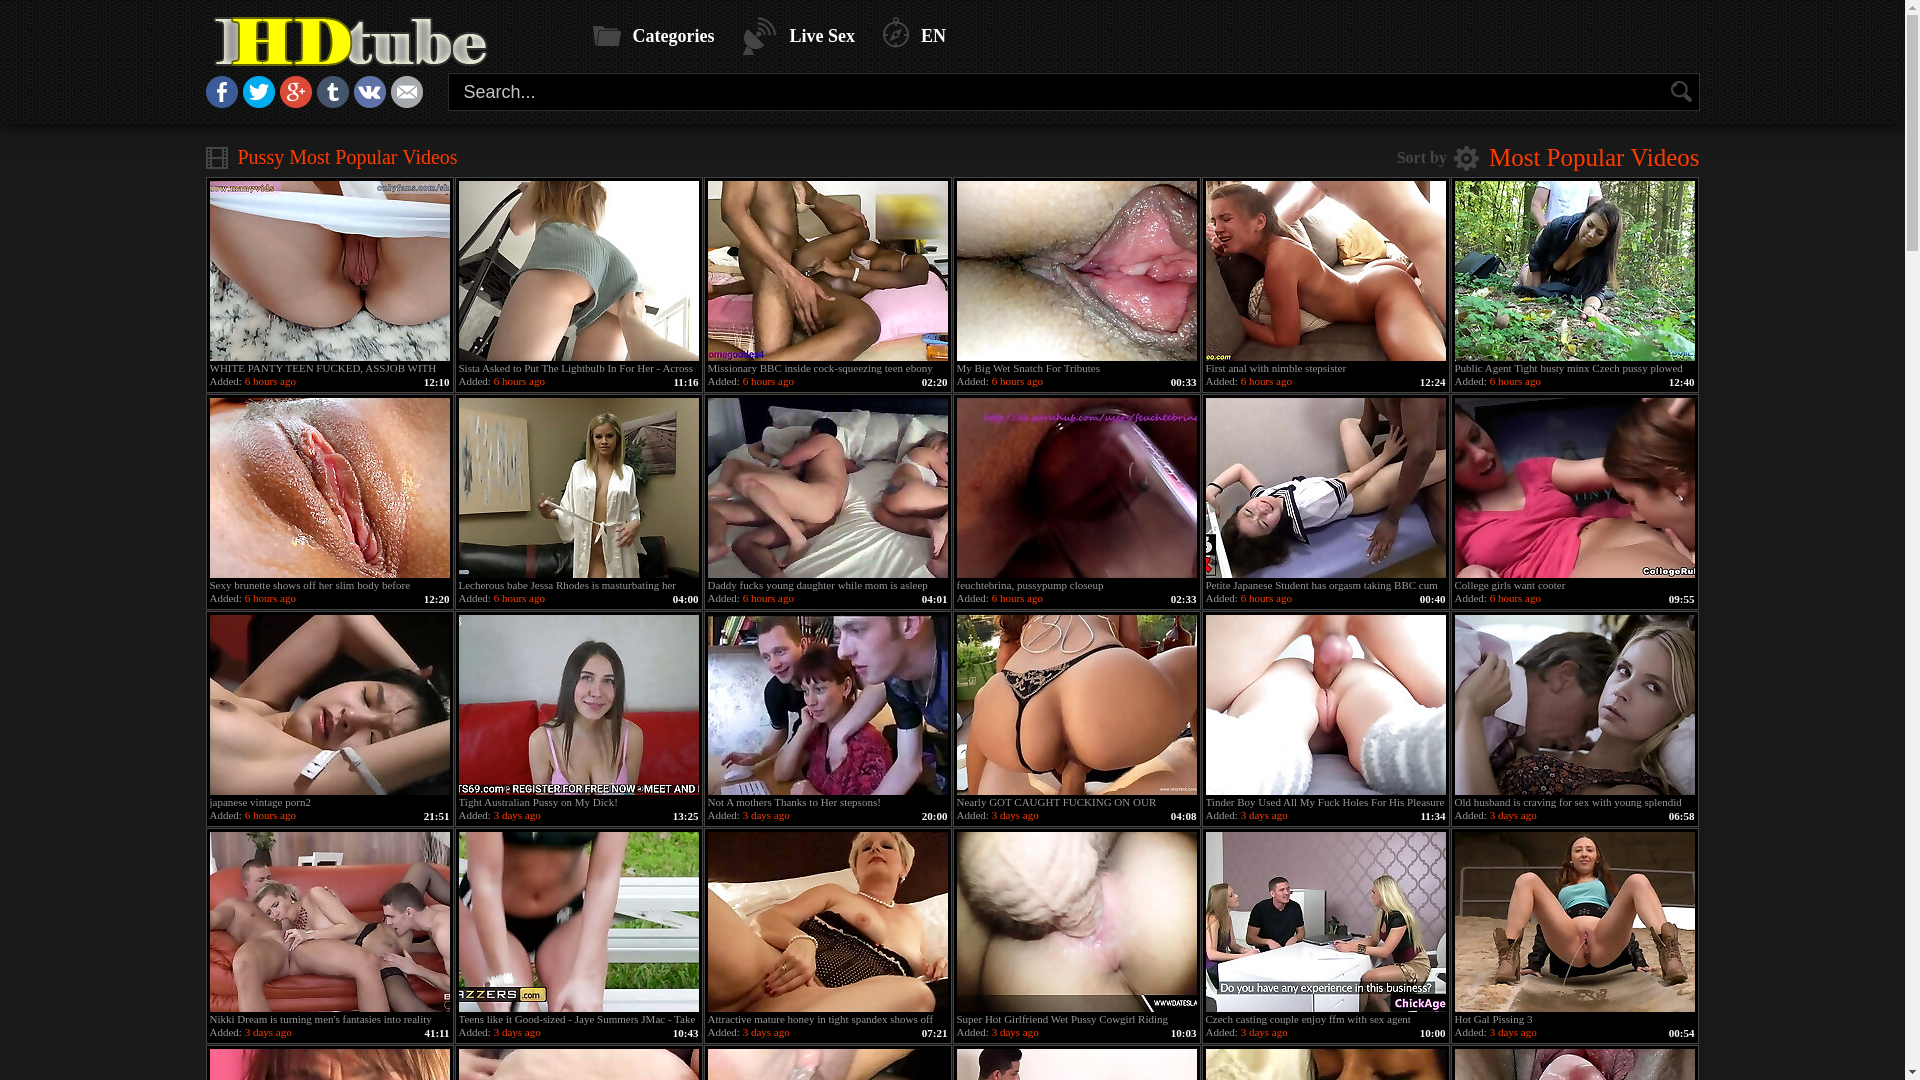 The image size is (1920, 1080). I want to click on 'EN', so click(913, 35).